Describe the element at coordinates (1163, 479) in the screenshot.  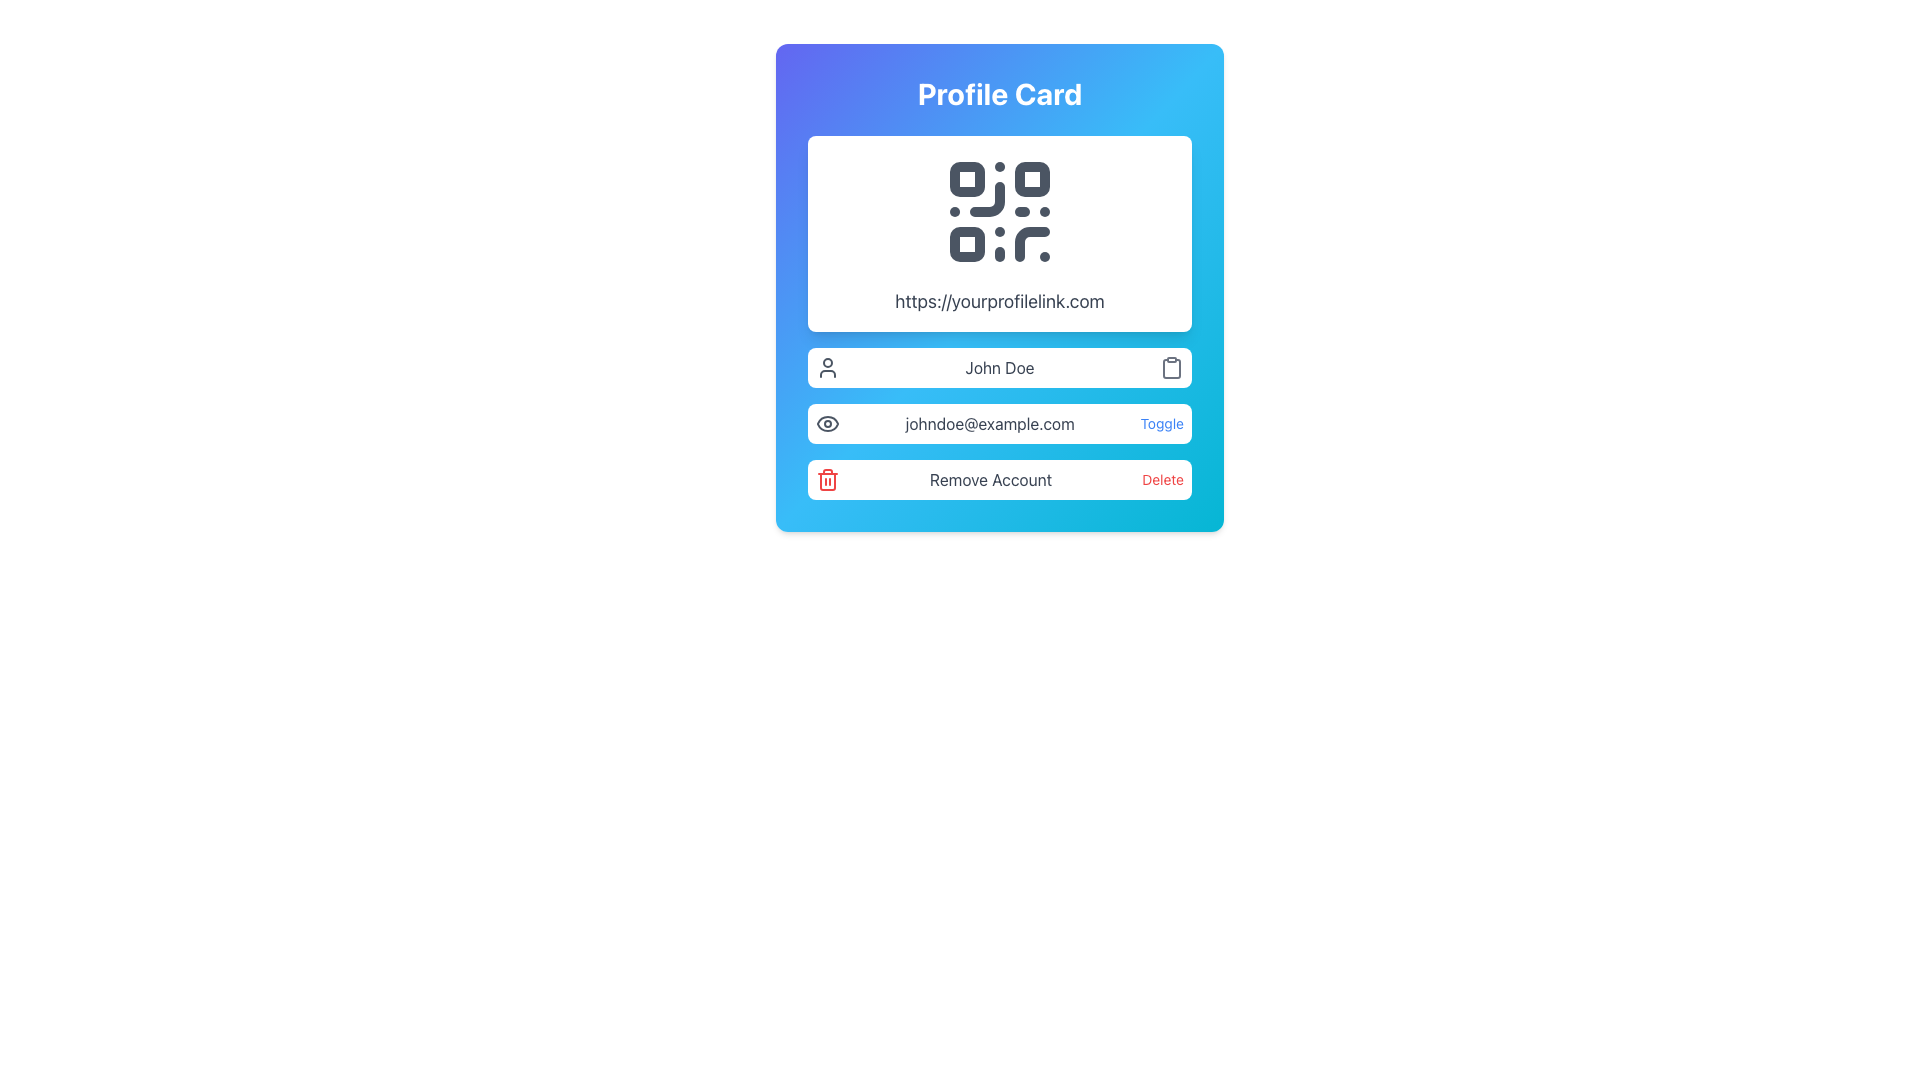
I see `the clickable label on the right side of the 'Remove Account' bar` at that location.